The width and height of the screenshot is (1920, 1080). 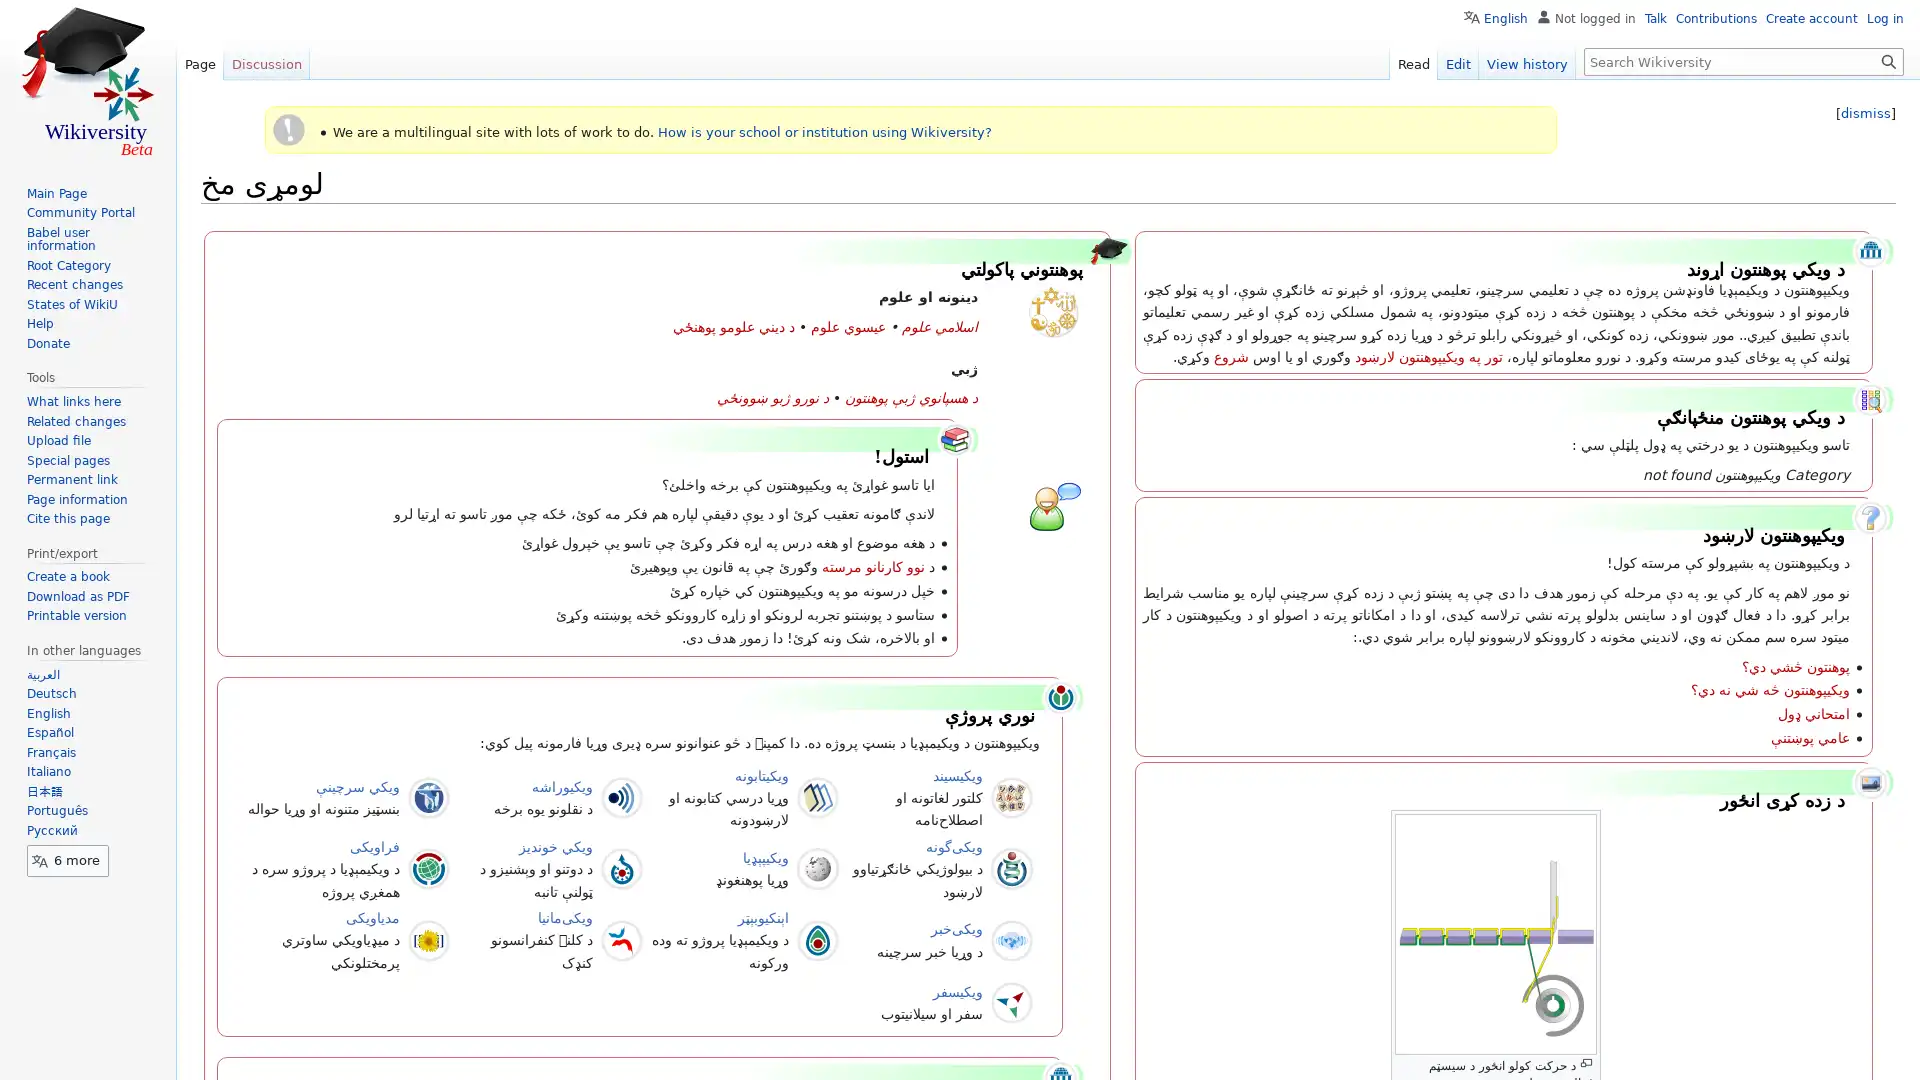 What do you see at coordinates (1865, 113) in the screenshot?
I see `dismiss` at bounding box center [1865, 113].